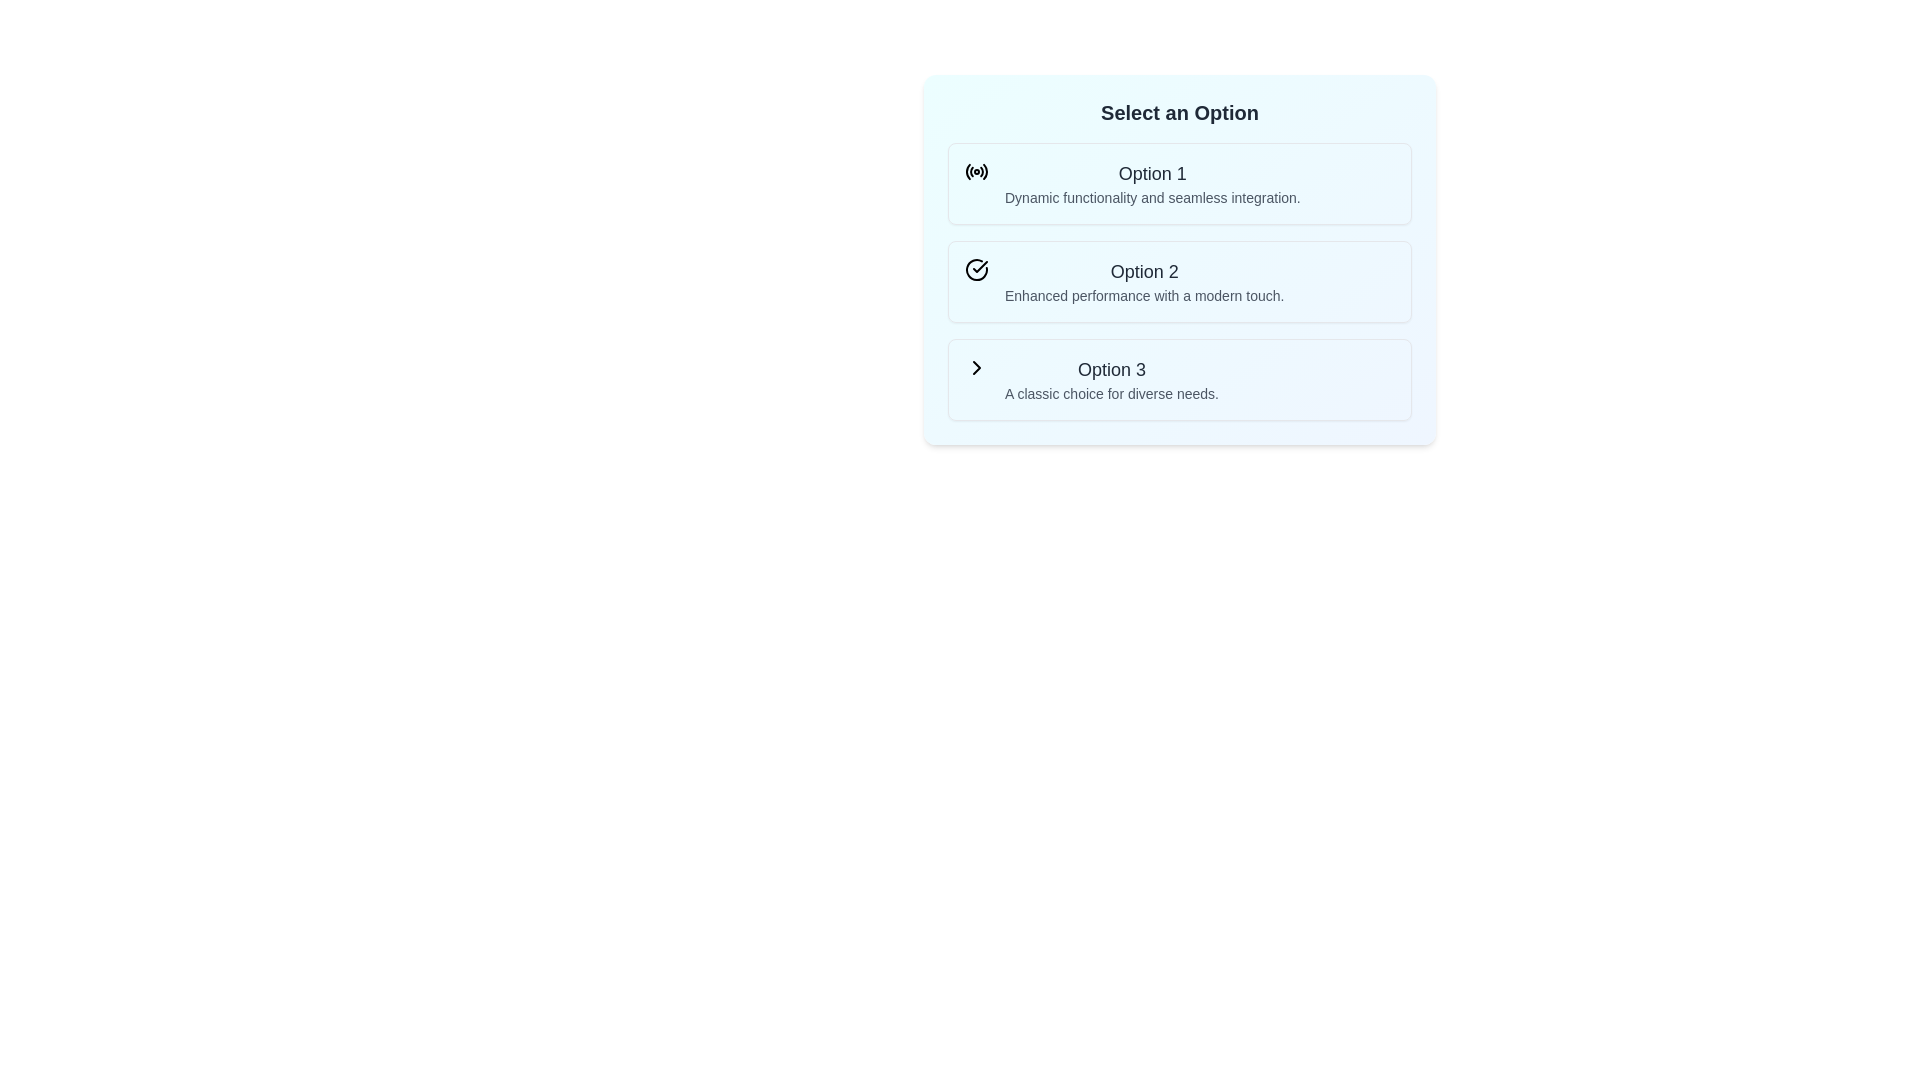 The height and width of the screenshot is (1080, 1920). Describe the element at coordinates (1180, 380) in the screenshot. I see `the third selectable list item in the vertically stacked list` at that location.